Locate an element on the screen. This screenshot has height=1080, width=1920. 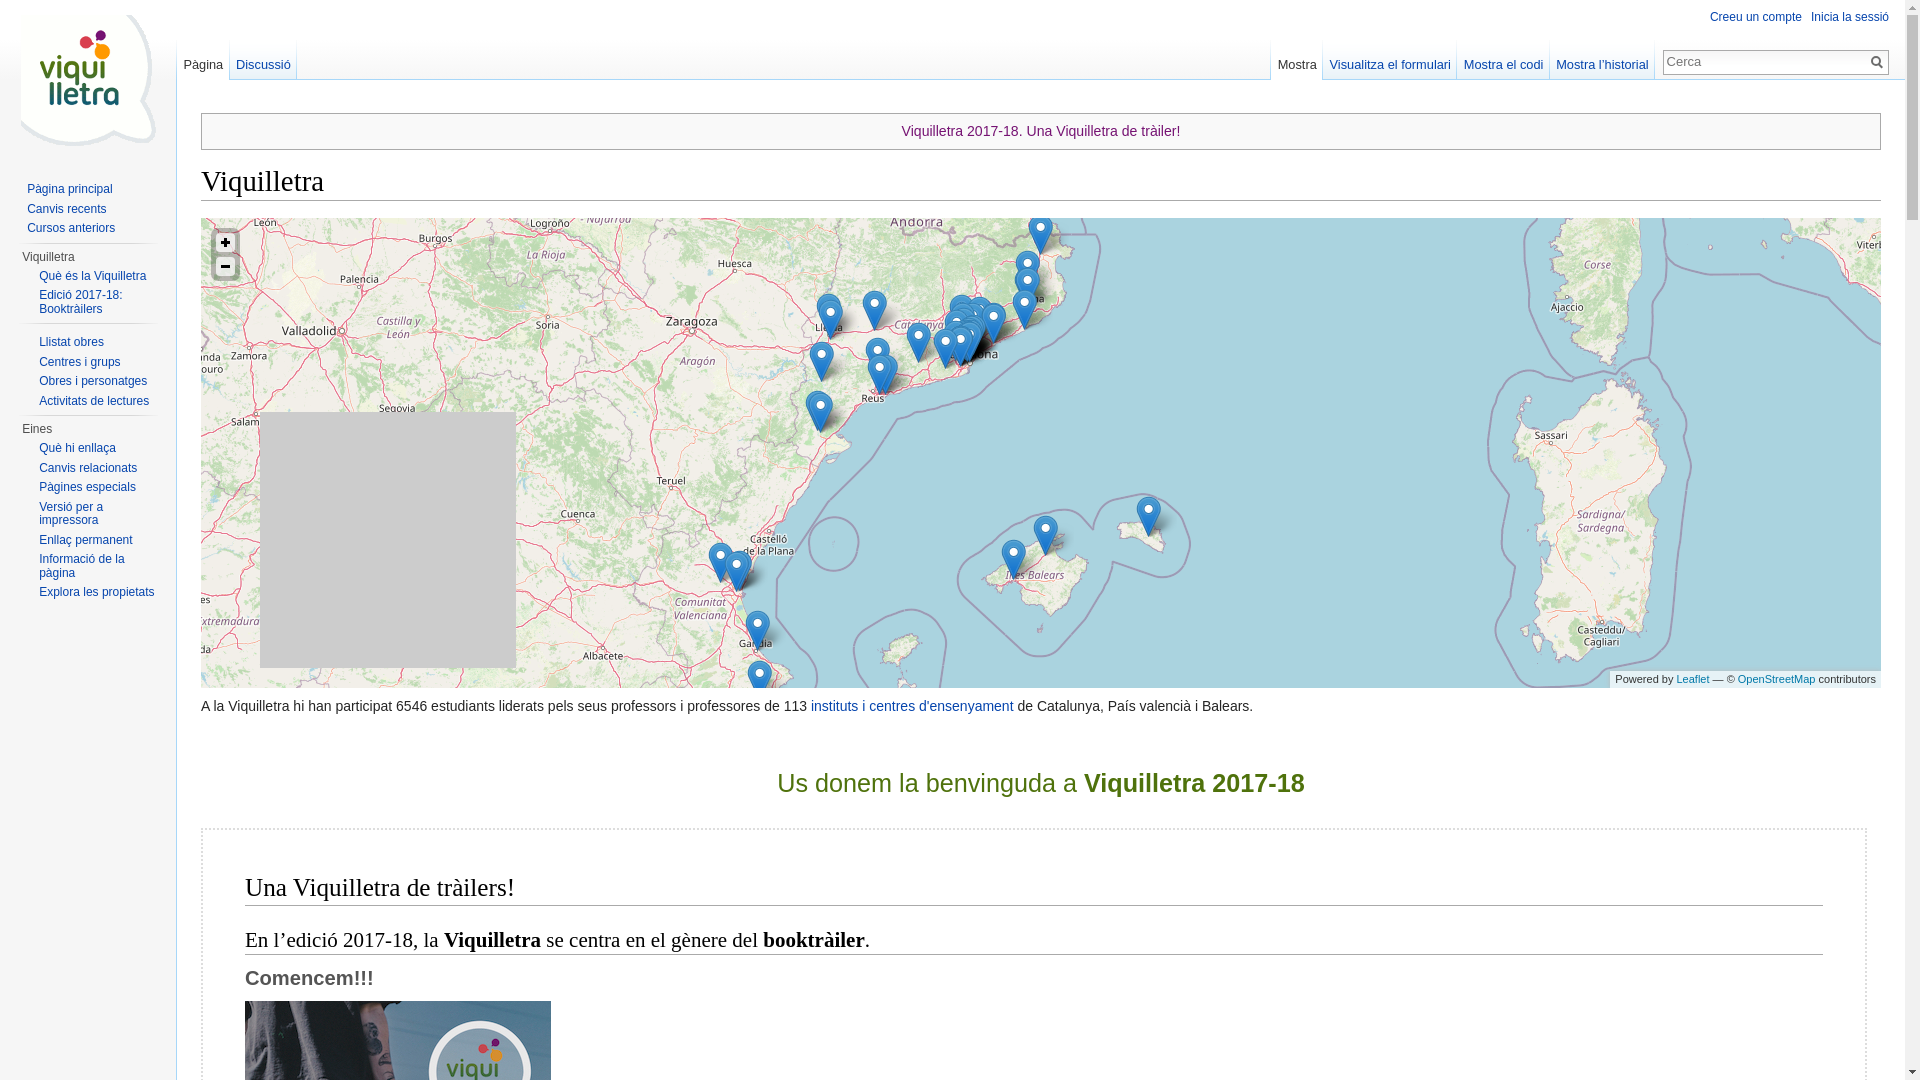
'Explora les propietats' is located at coordinates (95, 590).